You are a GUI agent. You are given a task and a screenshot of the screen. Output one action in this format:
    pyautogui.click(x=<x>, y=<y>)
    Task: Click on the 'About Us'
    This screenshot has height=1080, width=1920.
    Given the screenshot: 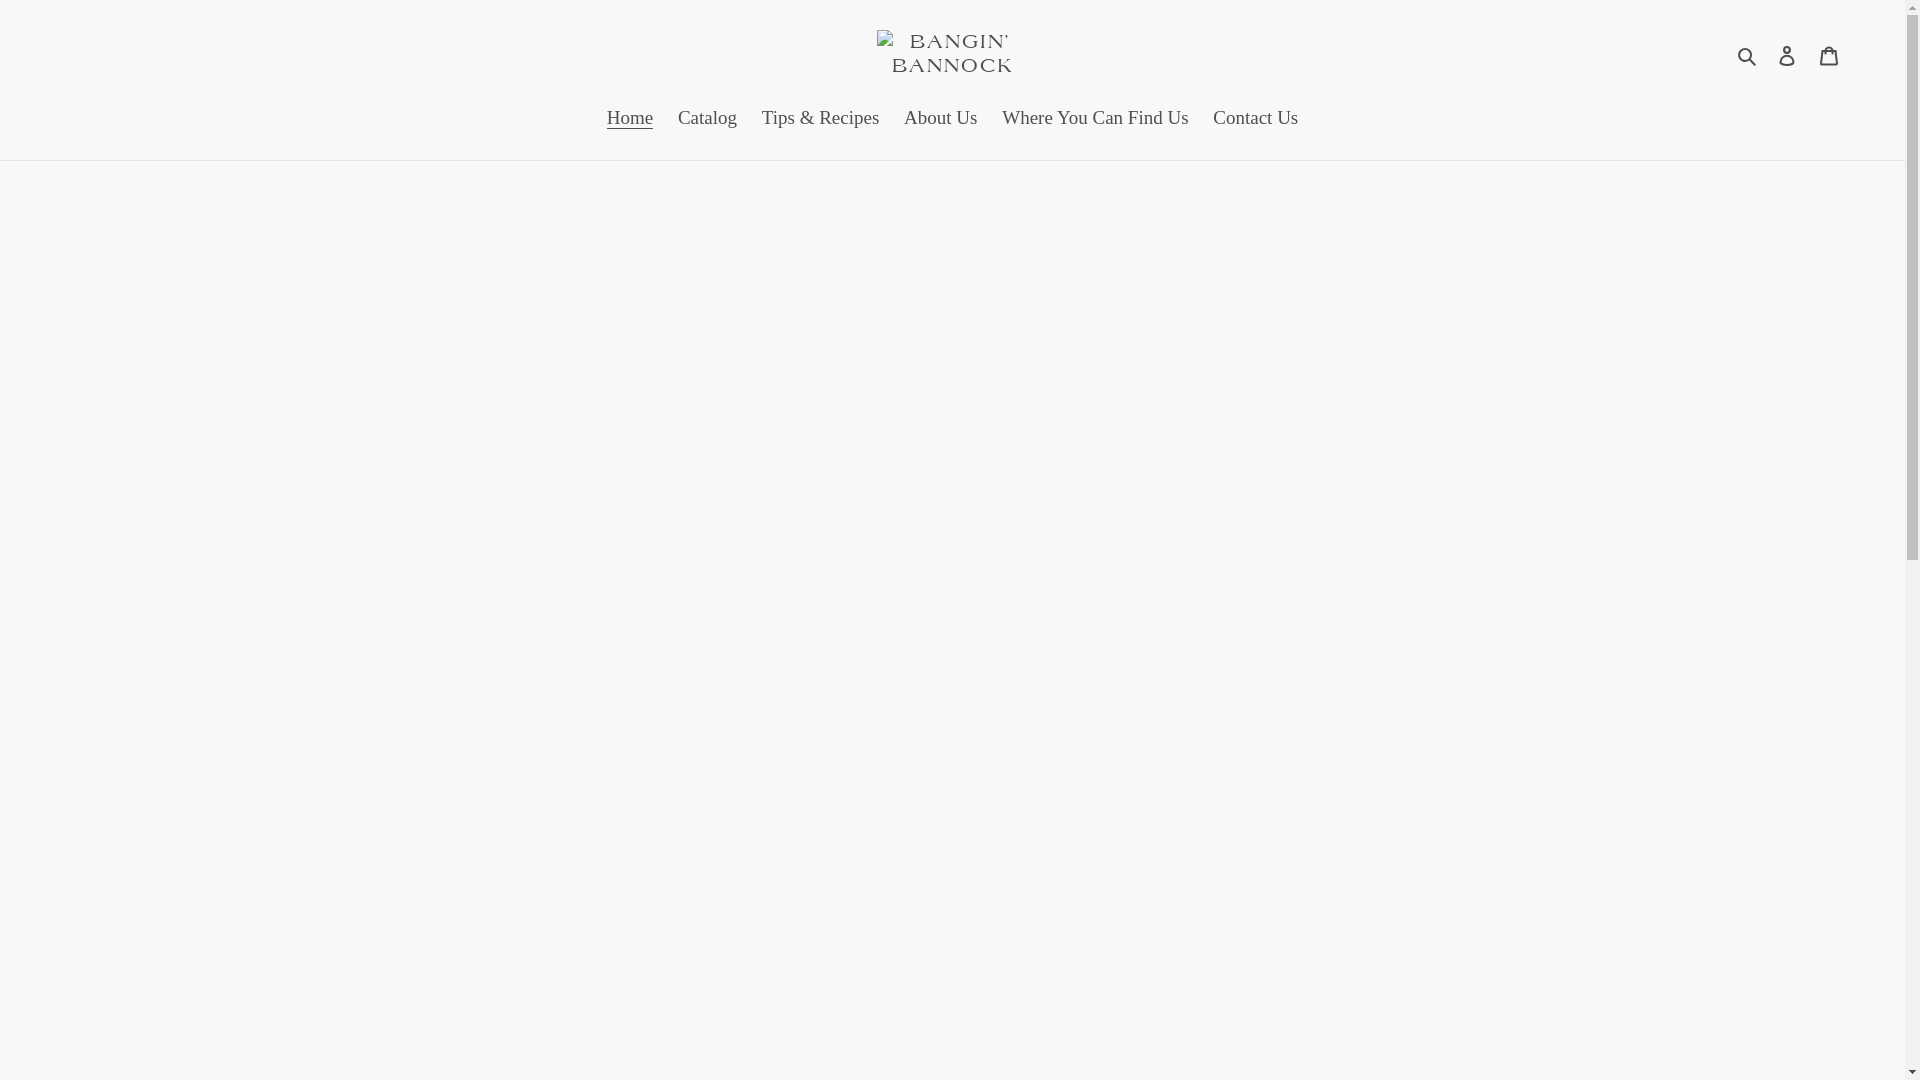 What is the action you would take?
    pyautogui.click(x=939, y=119)
    